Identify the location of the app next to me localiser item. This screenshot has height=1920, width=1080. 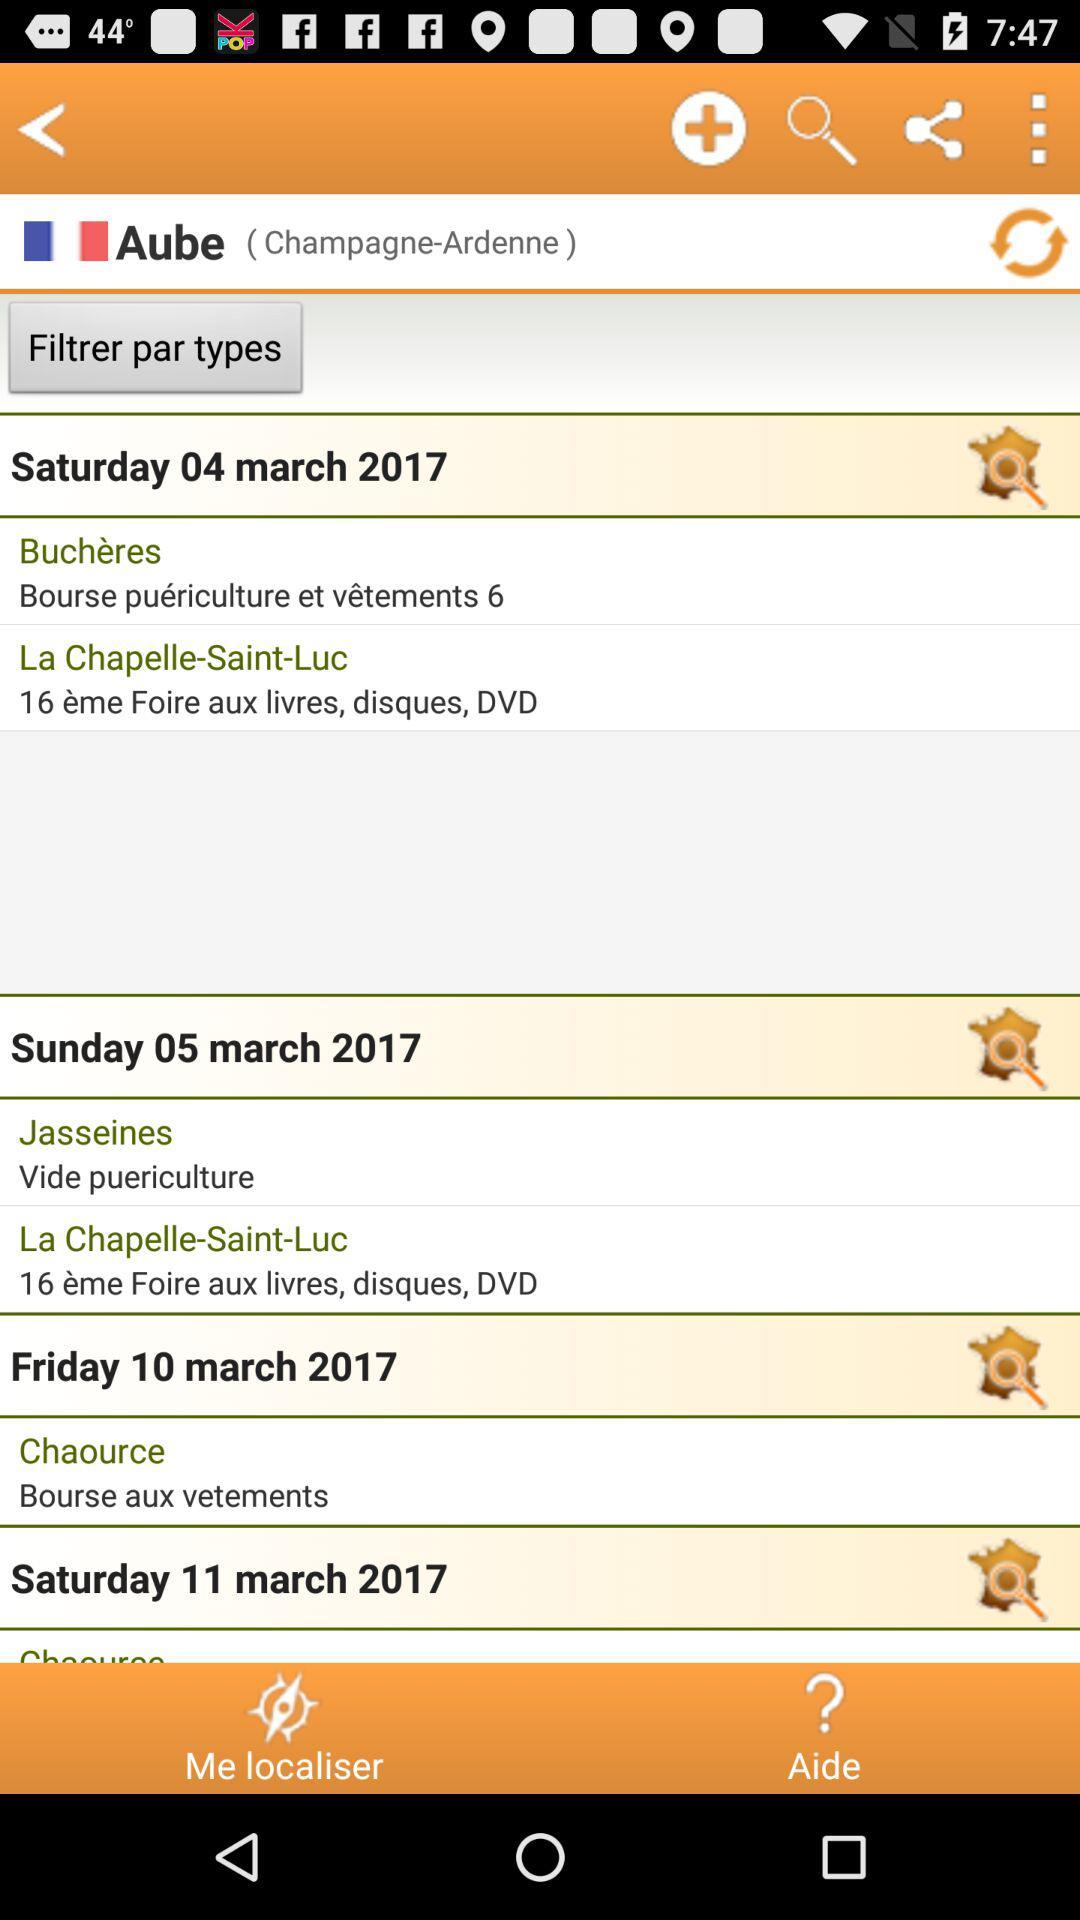
(823, 1705).